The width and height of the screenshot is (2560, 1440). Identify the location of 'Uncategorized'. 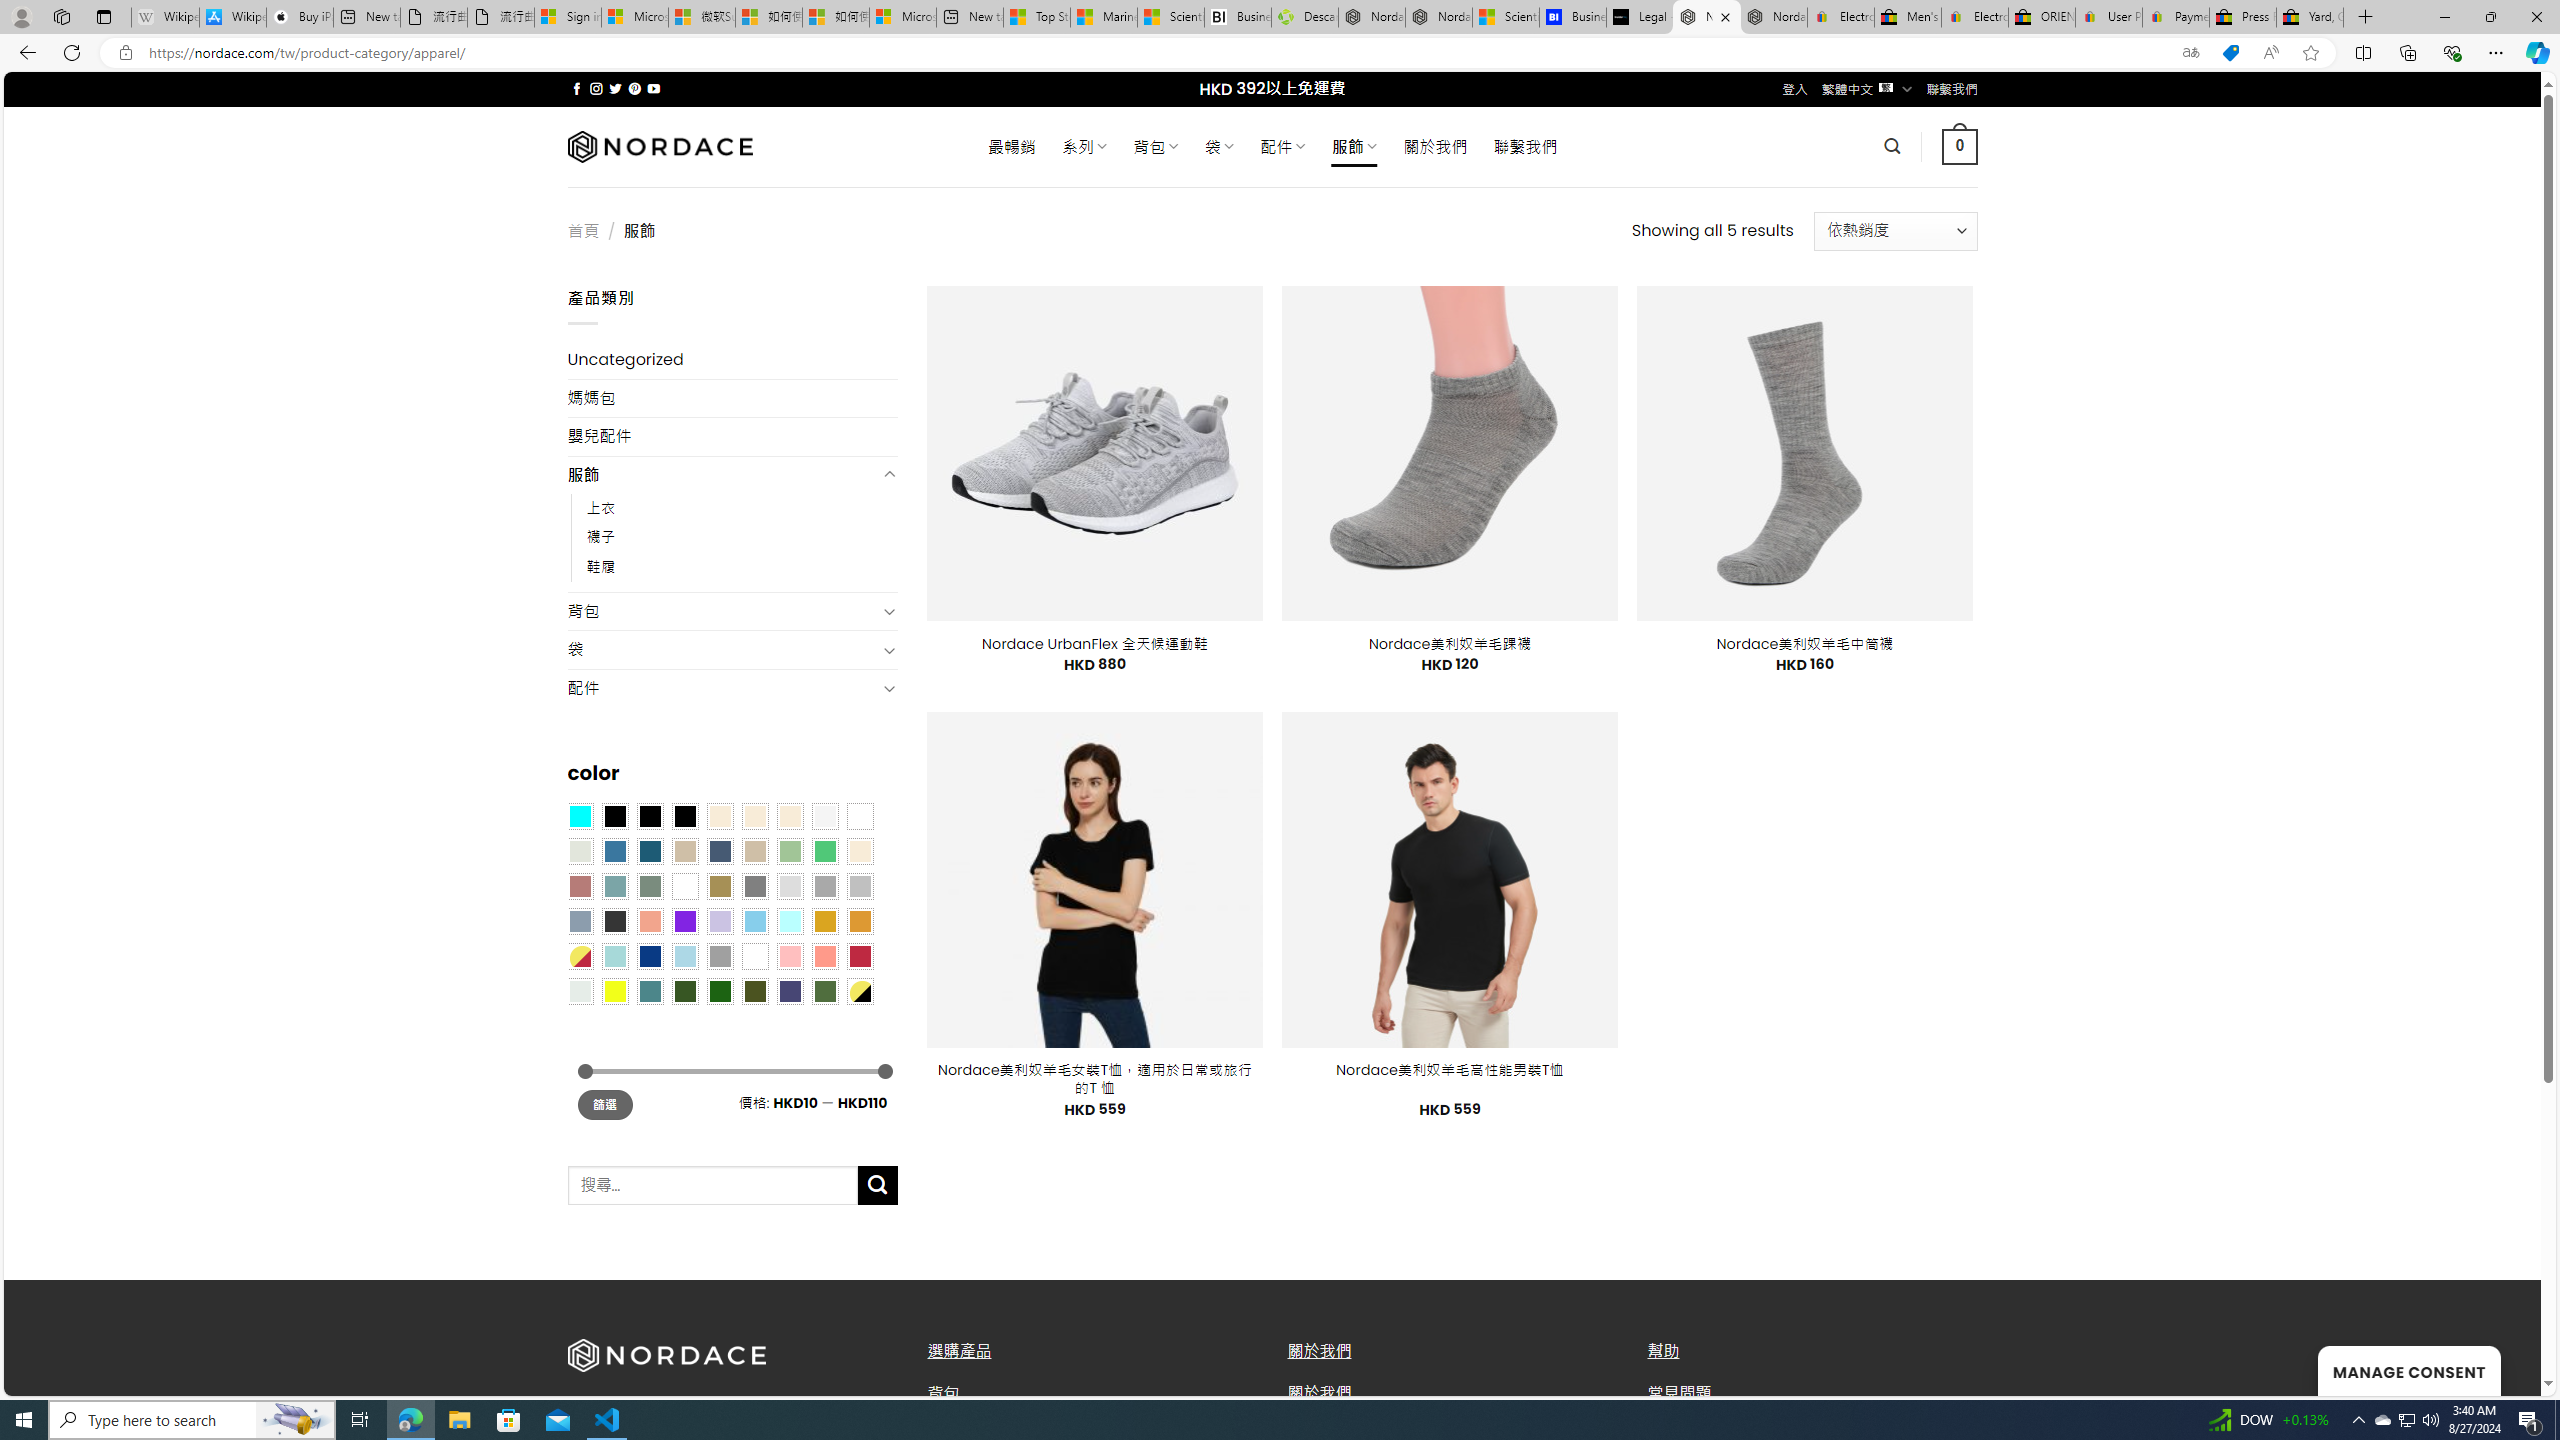
(731, 360).